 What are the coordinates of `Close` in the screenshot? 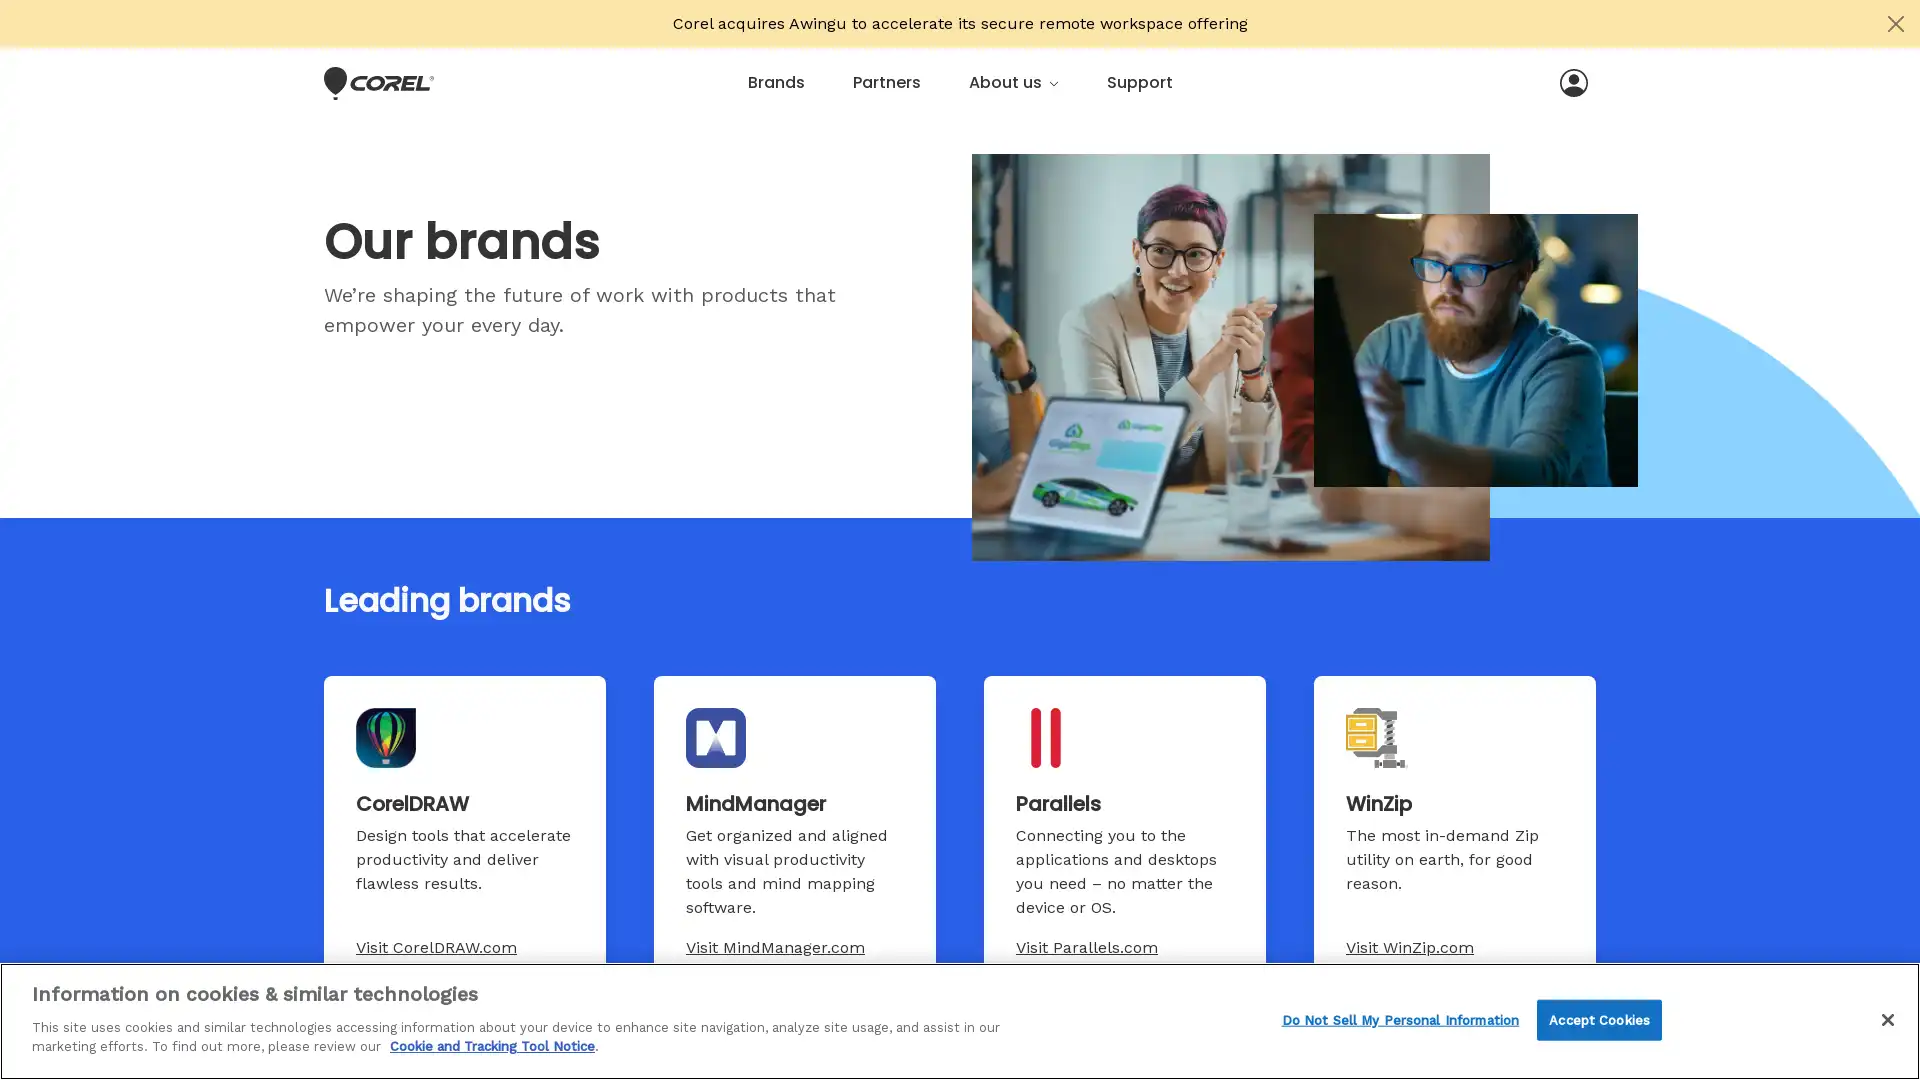 It's located at (1886, 1018).